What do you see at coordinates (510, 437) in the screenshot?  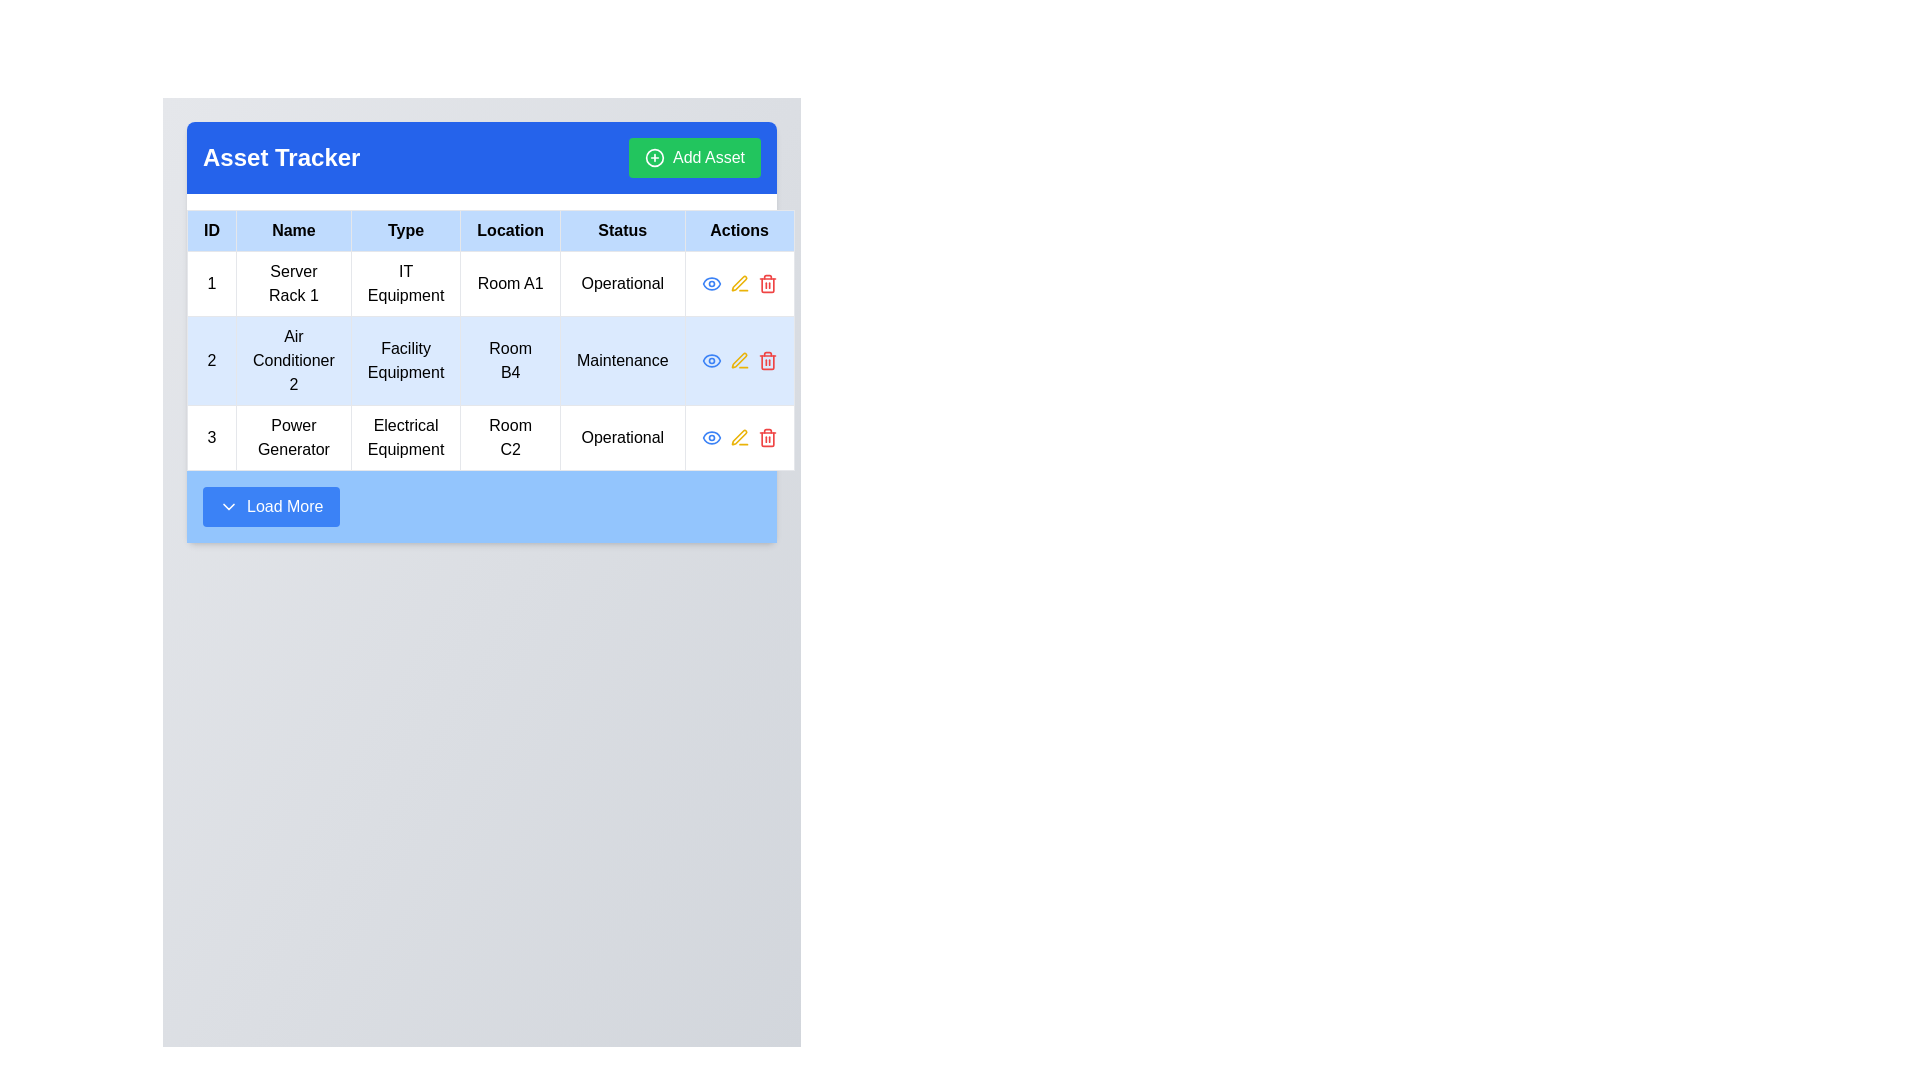 I see `the cell displaying 'Room C2' in the fourth column of the last row of the 'Asset Tracker' table` at bounding box center [510, 437].